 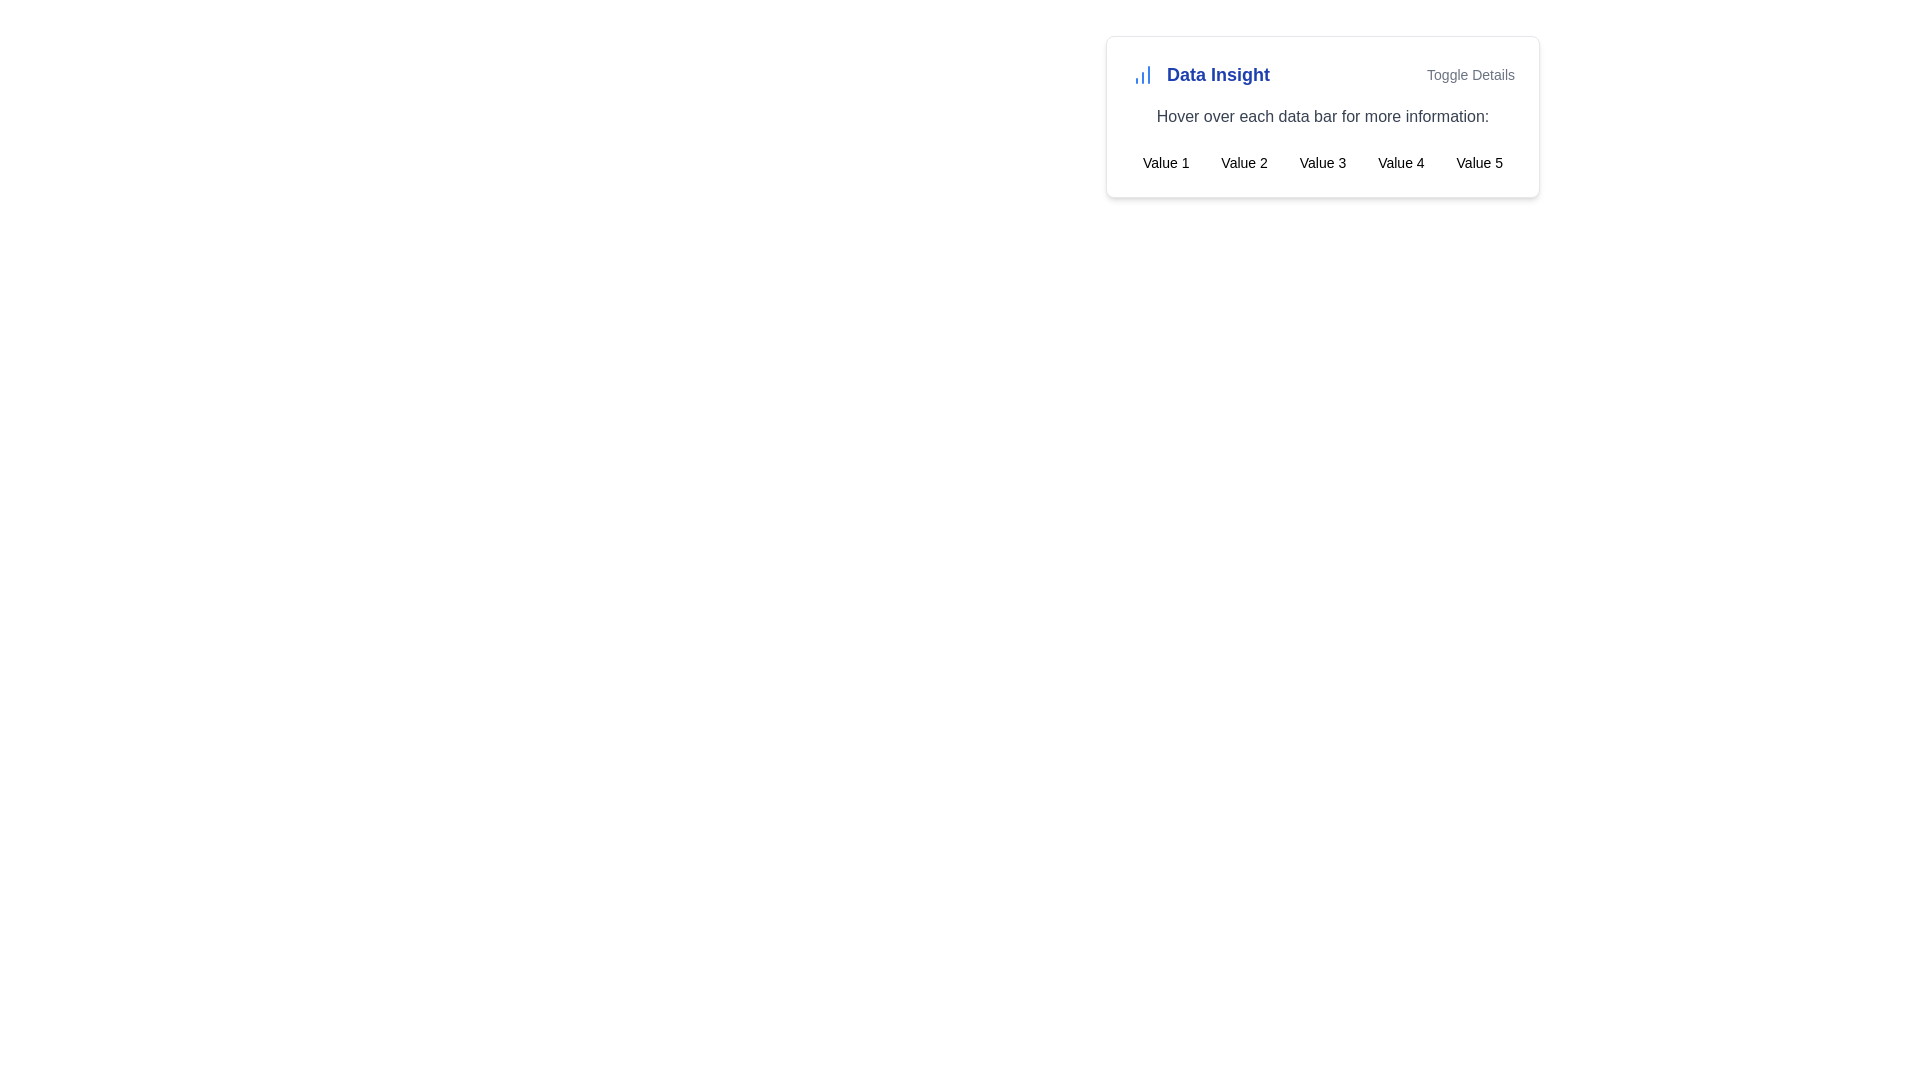 What do you see at coordinates (1166, 157) in the screenshot?
I see `the first text label under the 'Data Insight' header, which represents a category for visual data representation` at bounding box center [1166, 157].